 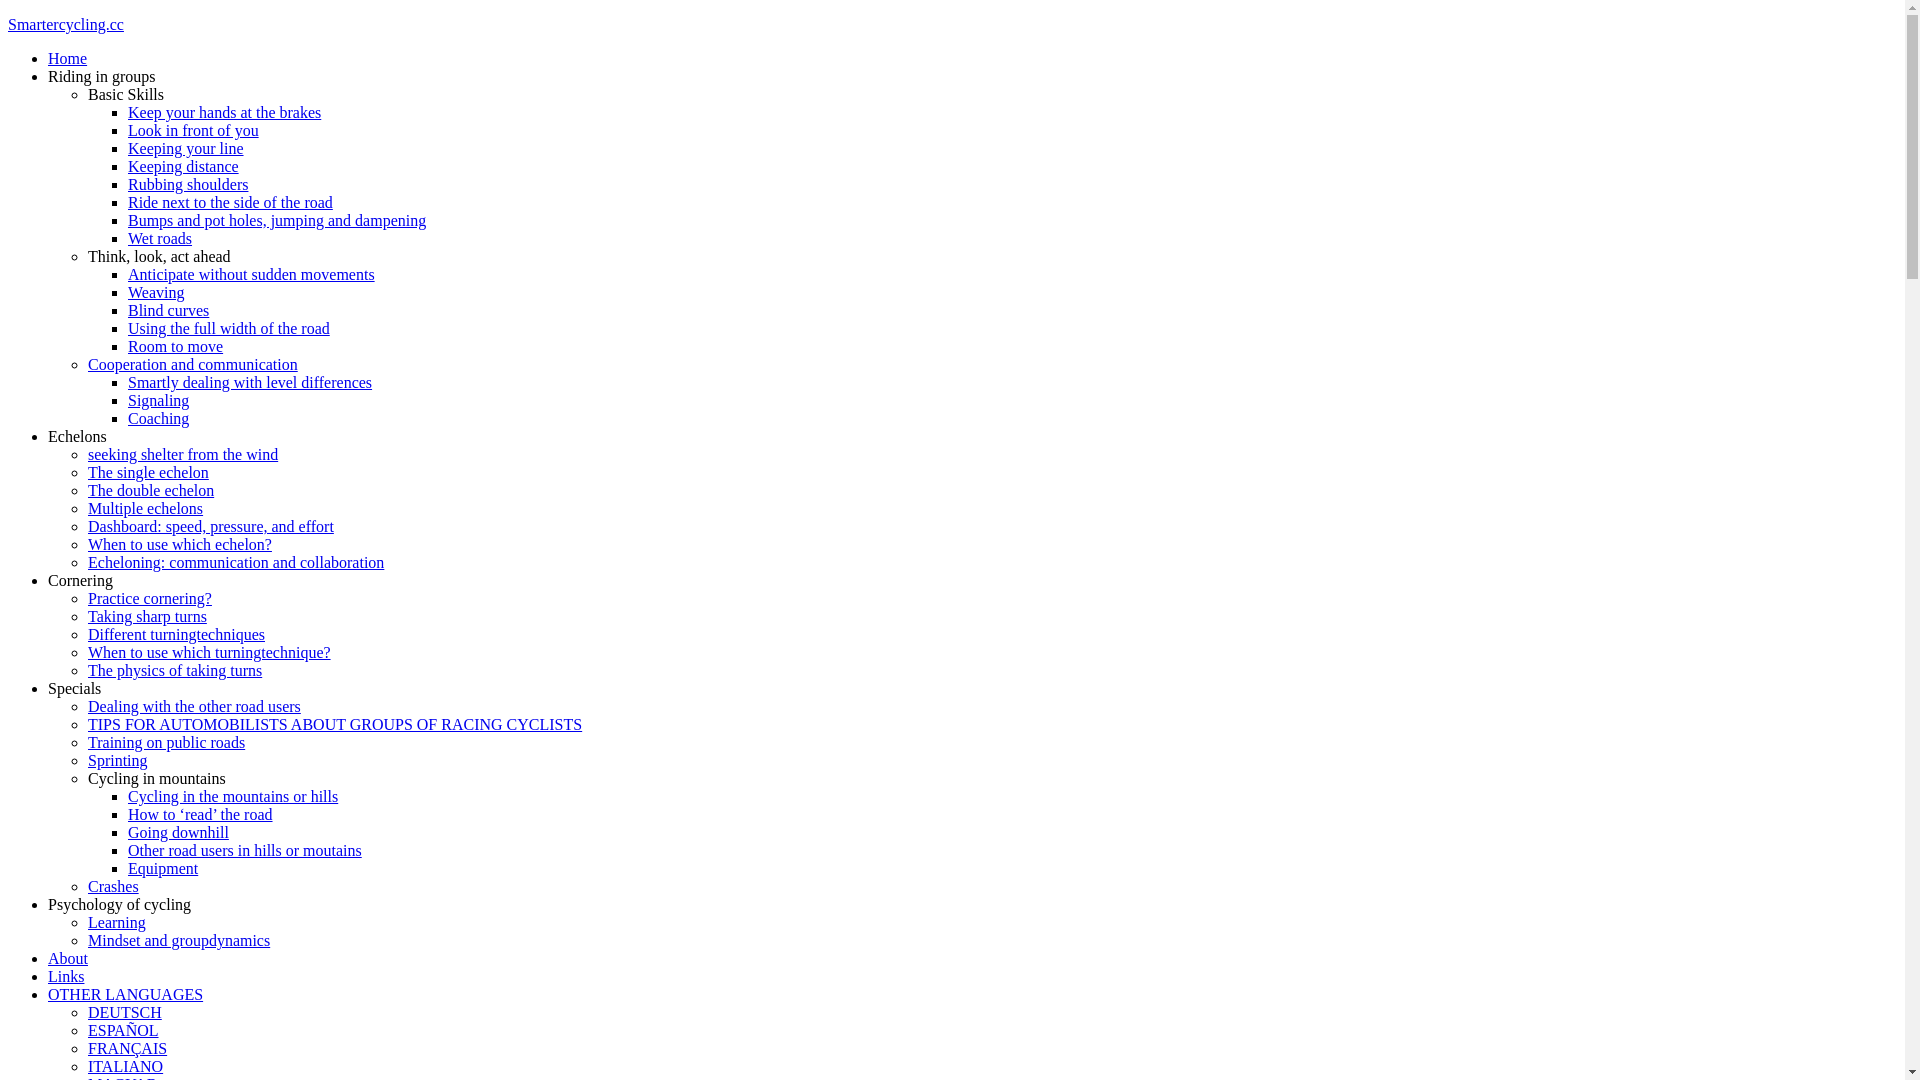 What do you see at coordinates (158, 237) in the screenshot?
I see `'Wet roads'` at bounding box center [158, 237].